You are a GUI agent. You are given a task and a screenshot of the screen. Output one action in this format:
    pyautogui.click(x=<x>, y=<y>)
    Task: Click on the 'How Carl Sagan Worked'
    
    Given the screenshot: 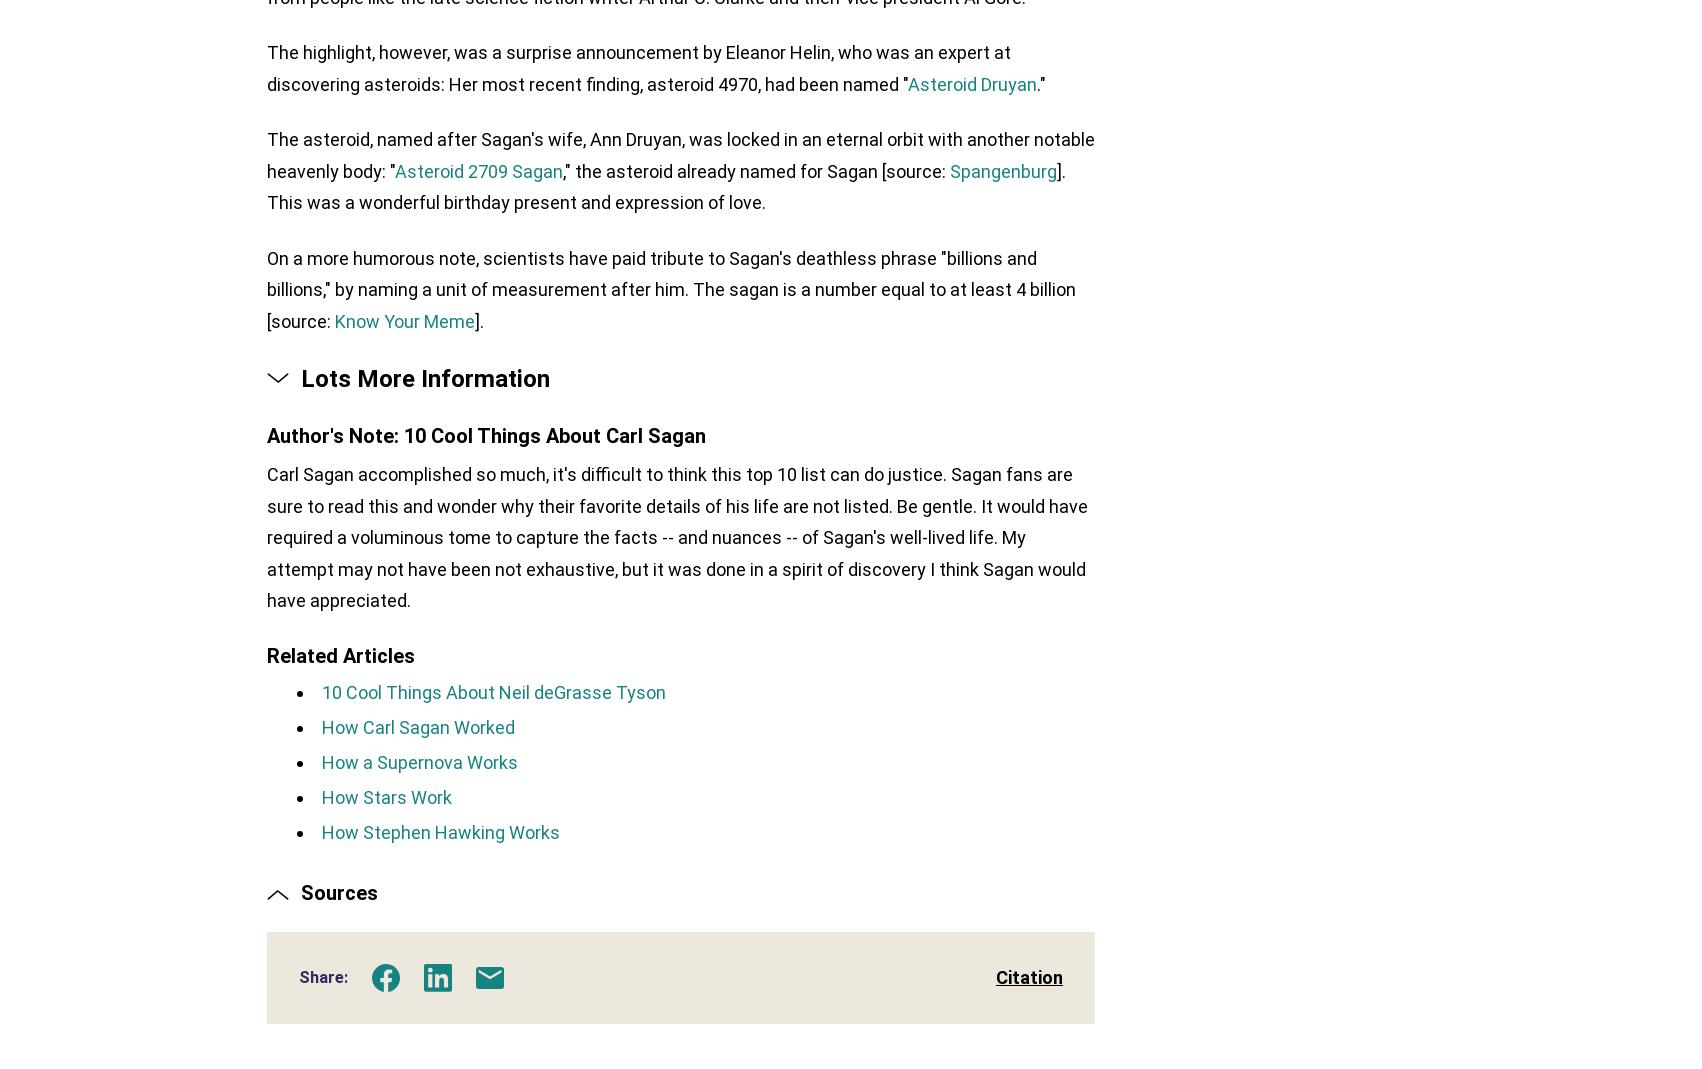 What is the action you would take?
    pyautogui.click(x=418, y=729)
    